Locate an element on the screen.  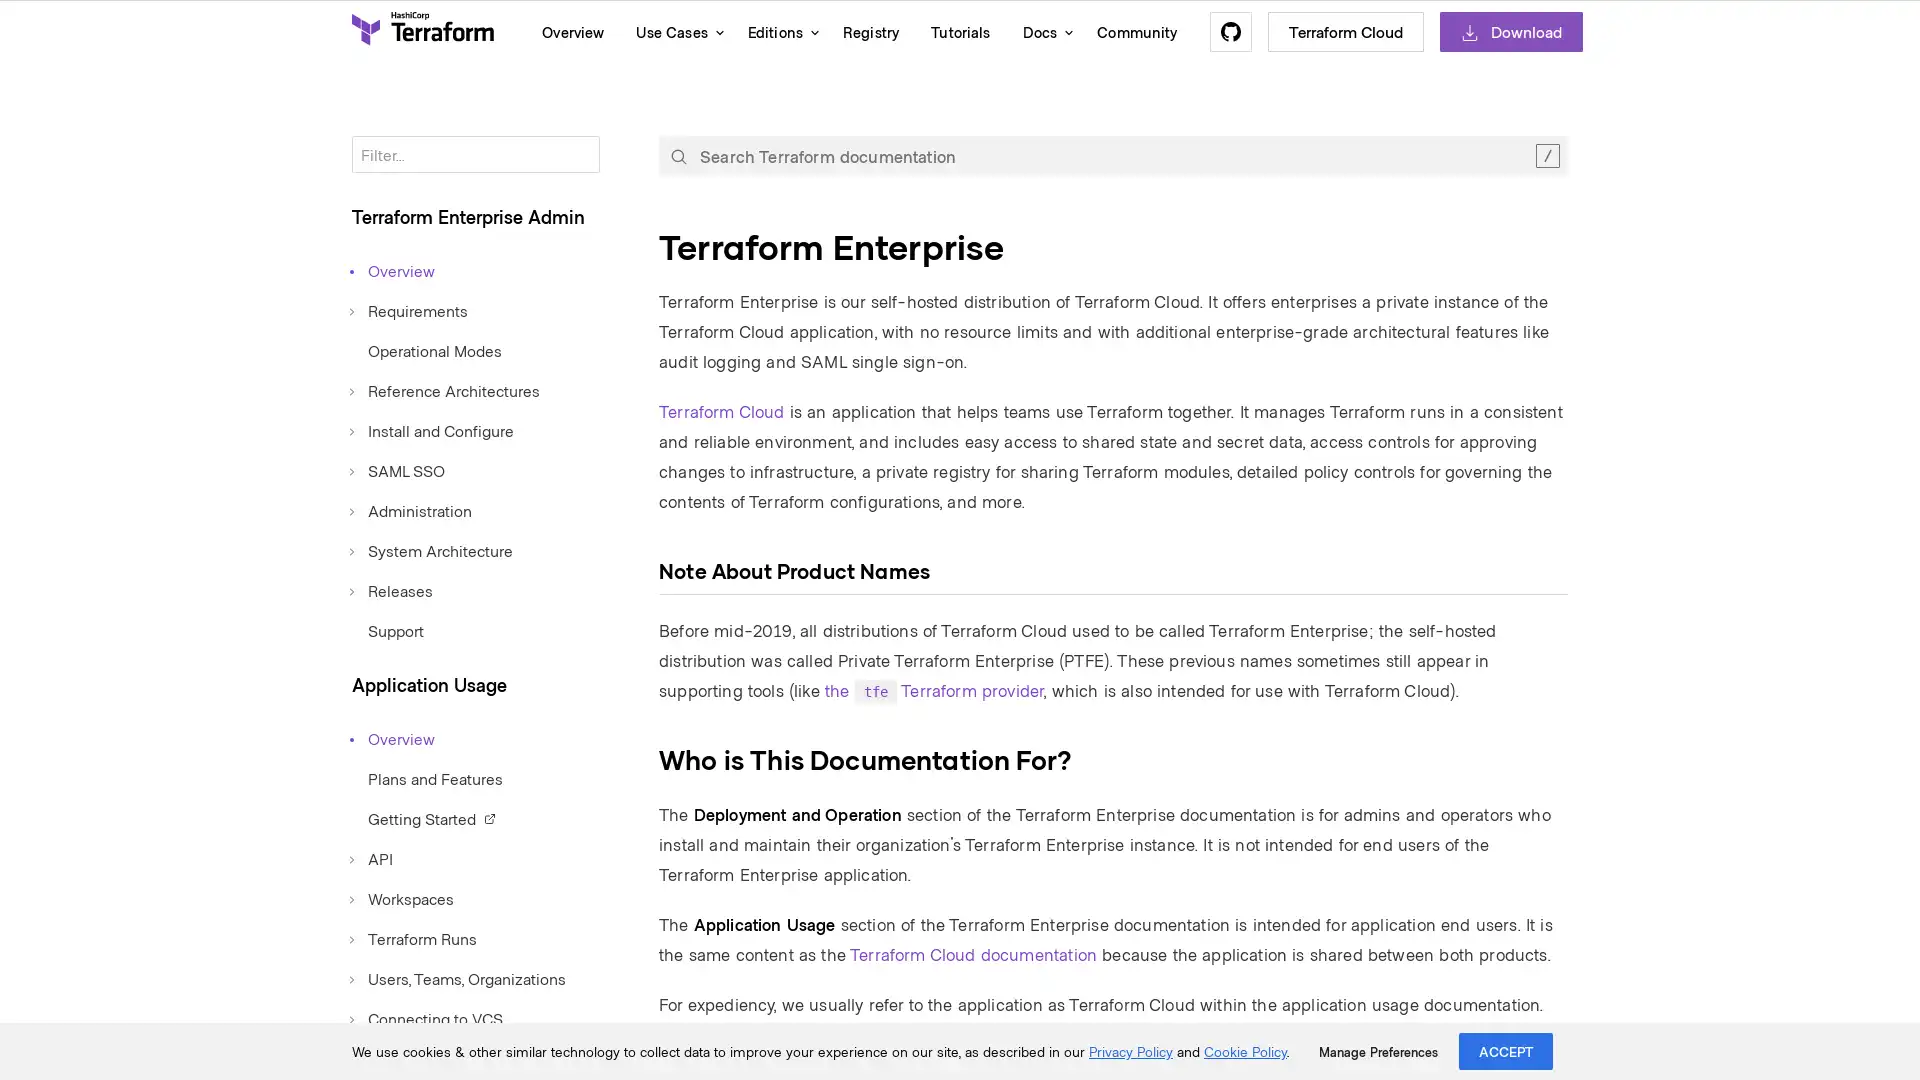
Workspaces is located at coordinates (402, 897).